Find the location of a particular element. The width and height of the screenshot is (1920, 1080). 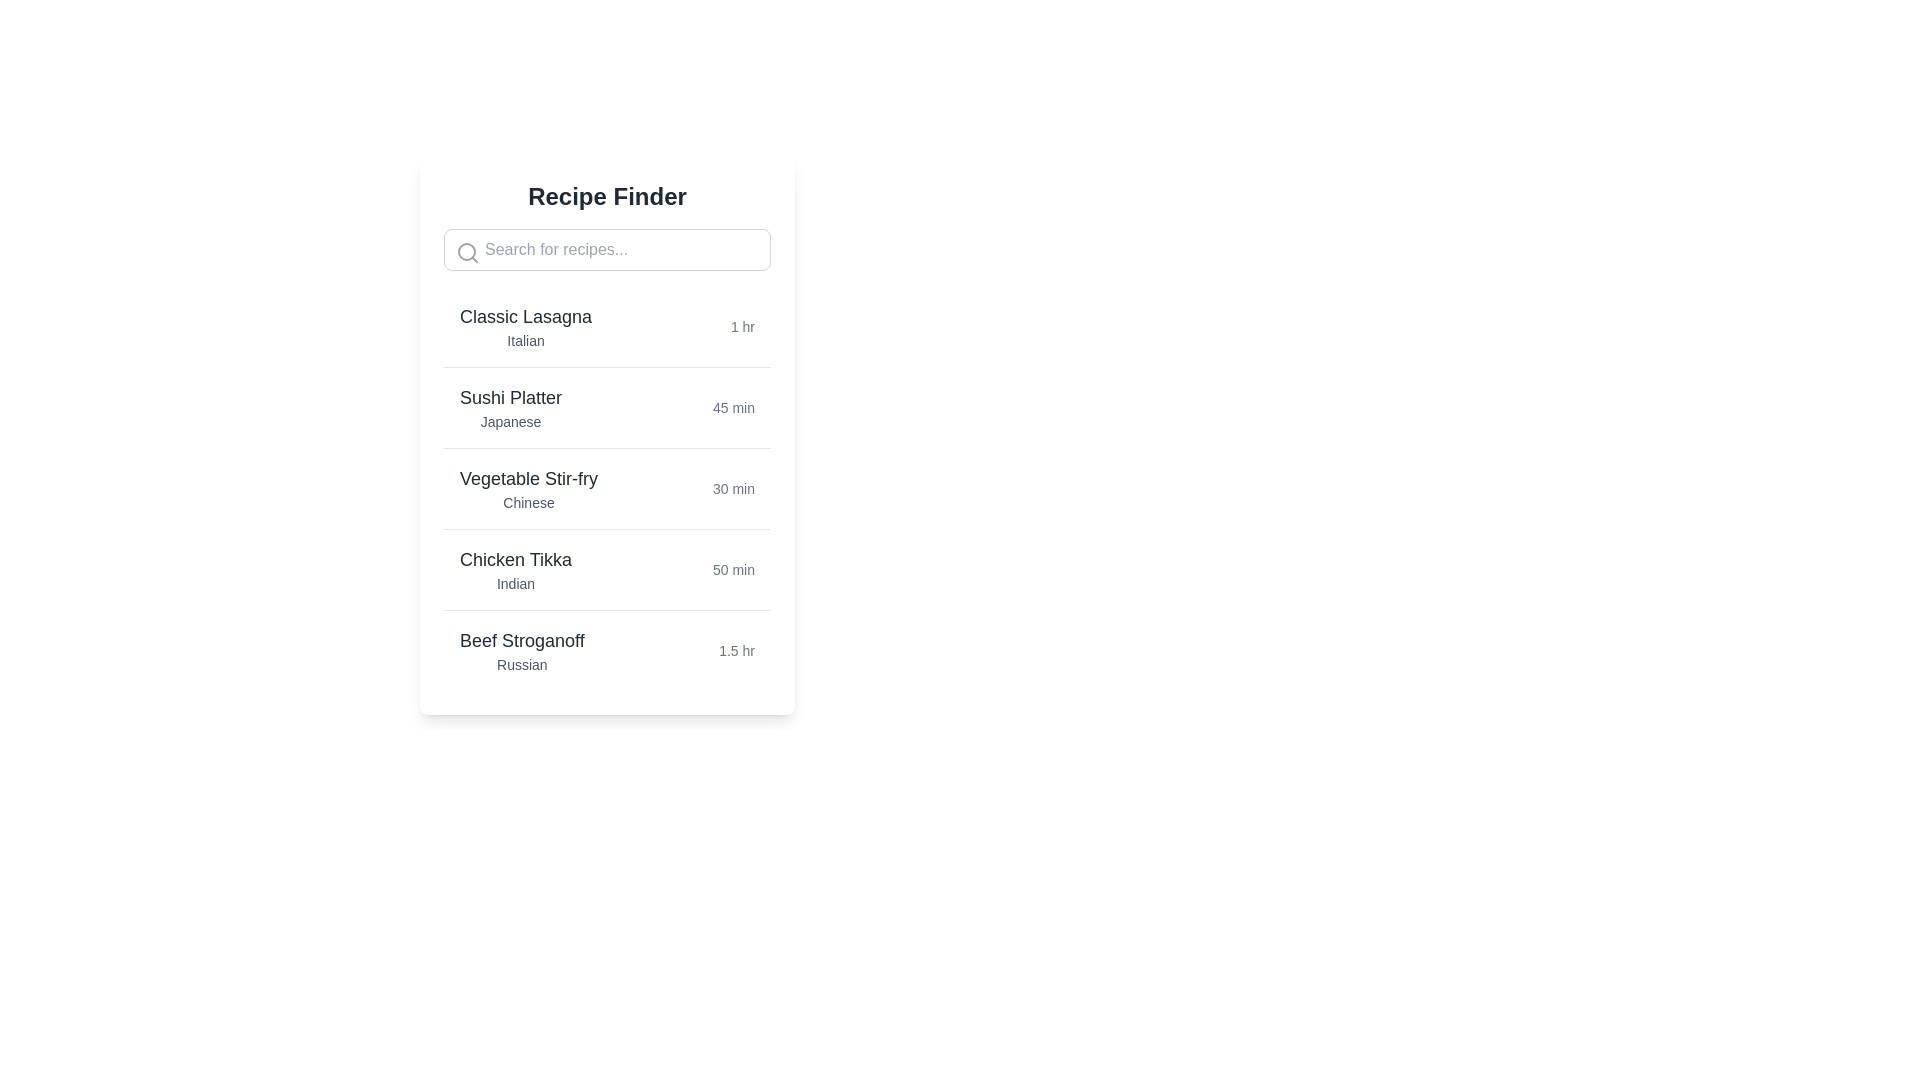

the SVG circle that represents the lens of the search icon, located near the left edge of the search input box, just below the title 'Recipe Finder' is located at coordinates (465, 250).